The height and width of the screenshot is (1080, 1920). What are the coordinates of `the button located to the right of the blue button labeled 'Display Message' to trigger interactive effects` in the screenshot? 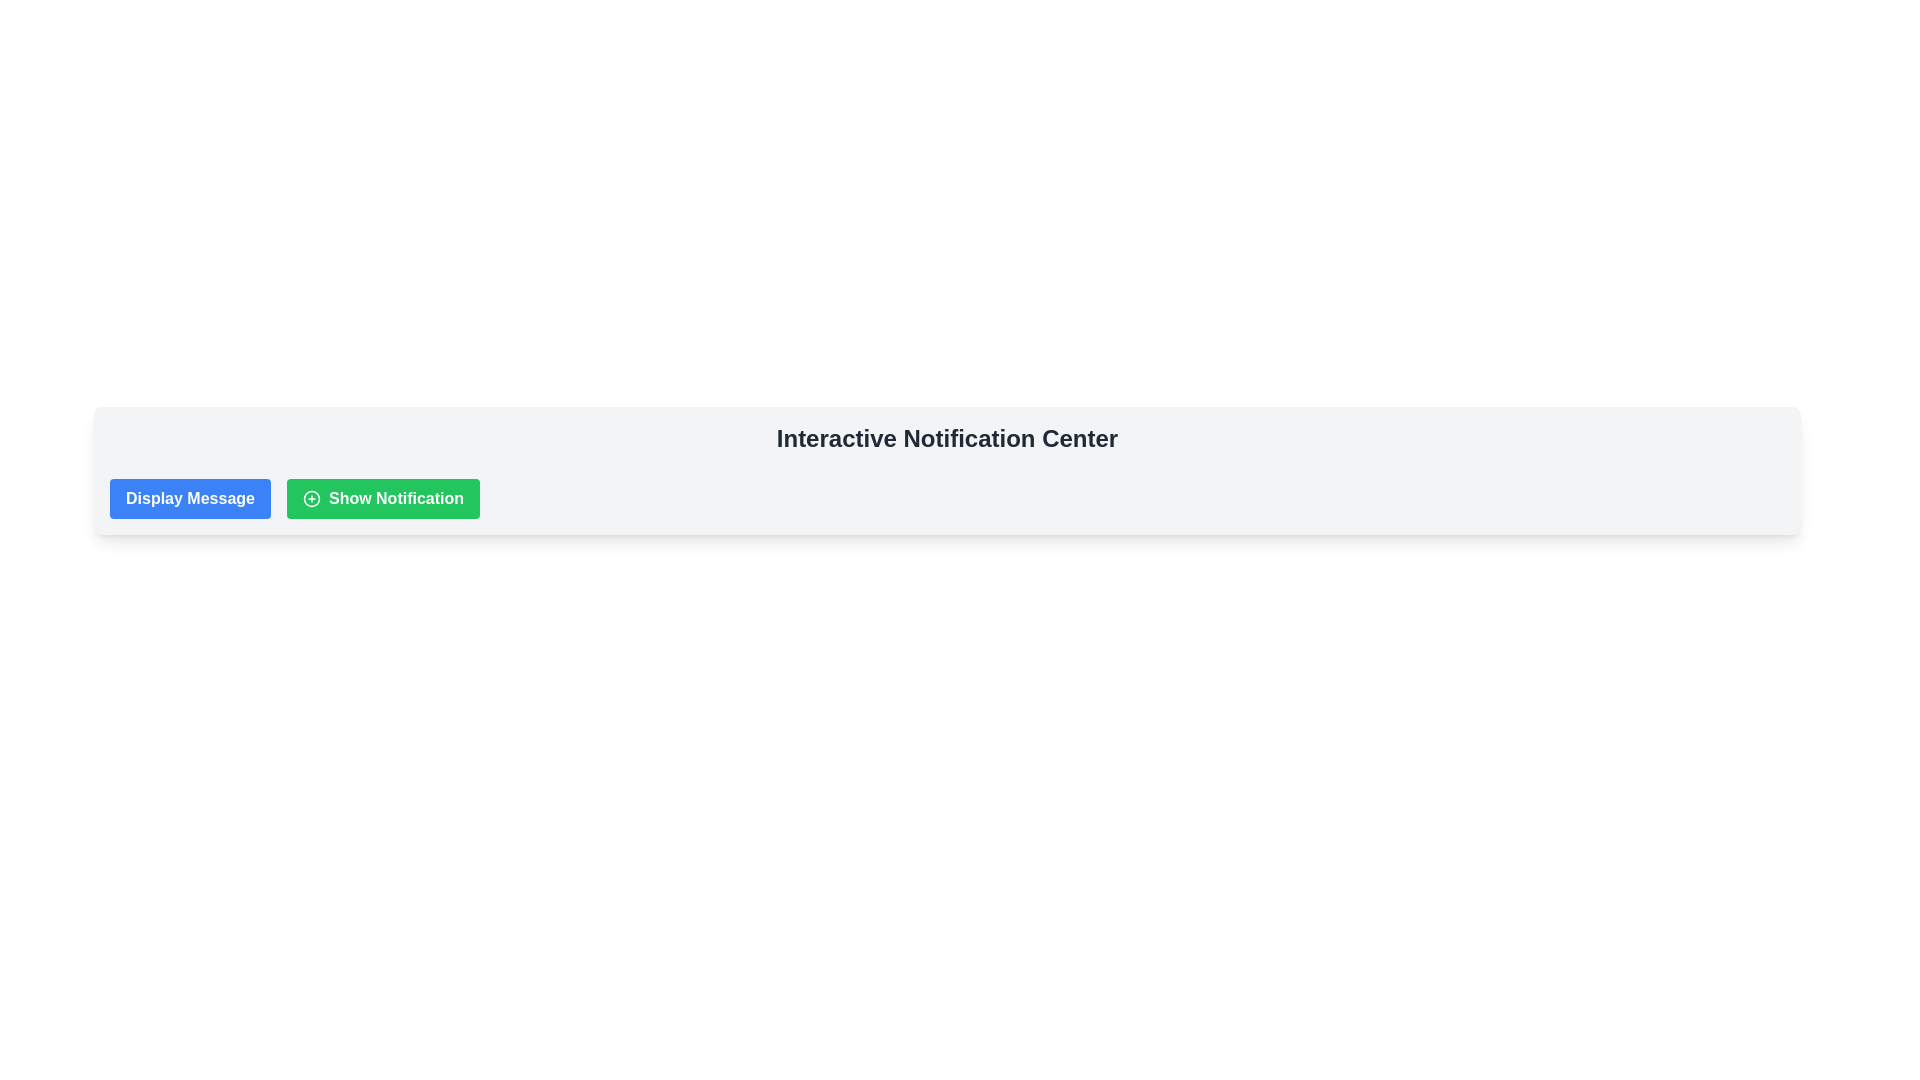 It's located at (383, 497).